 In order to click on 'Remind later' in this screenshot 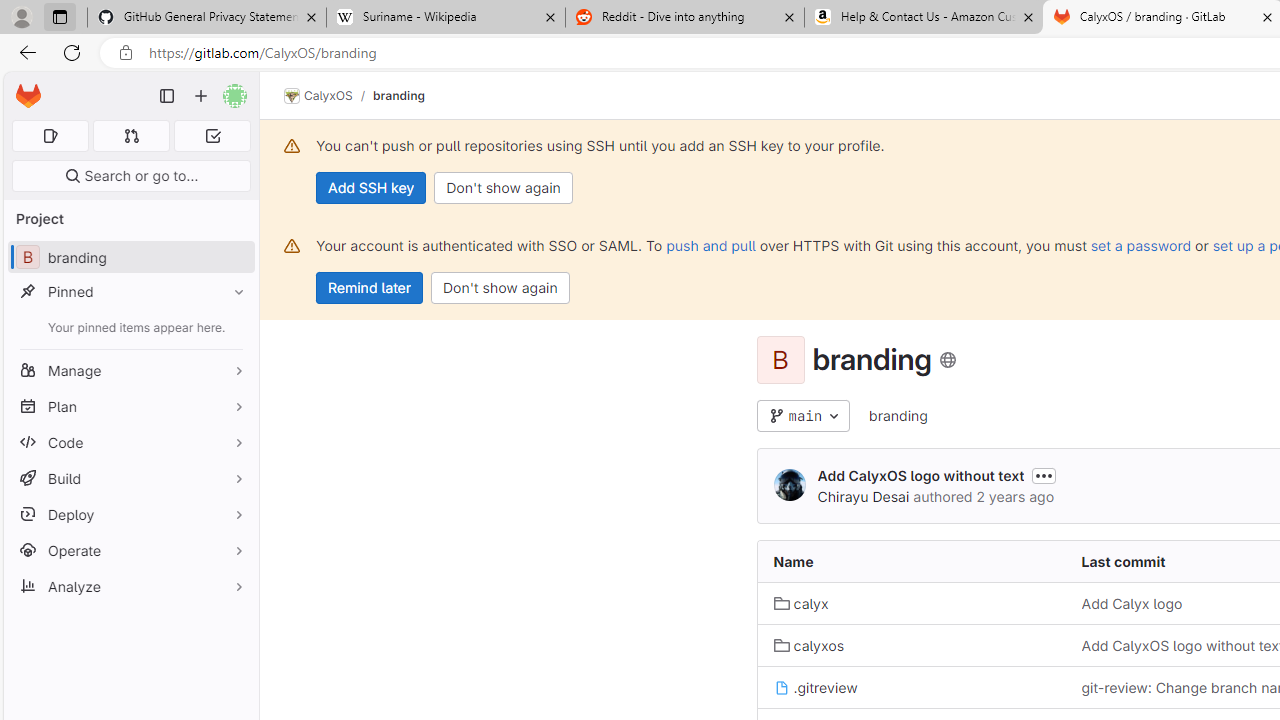, I will do `click(369, 288)`.